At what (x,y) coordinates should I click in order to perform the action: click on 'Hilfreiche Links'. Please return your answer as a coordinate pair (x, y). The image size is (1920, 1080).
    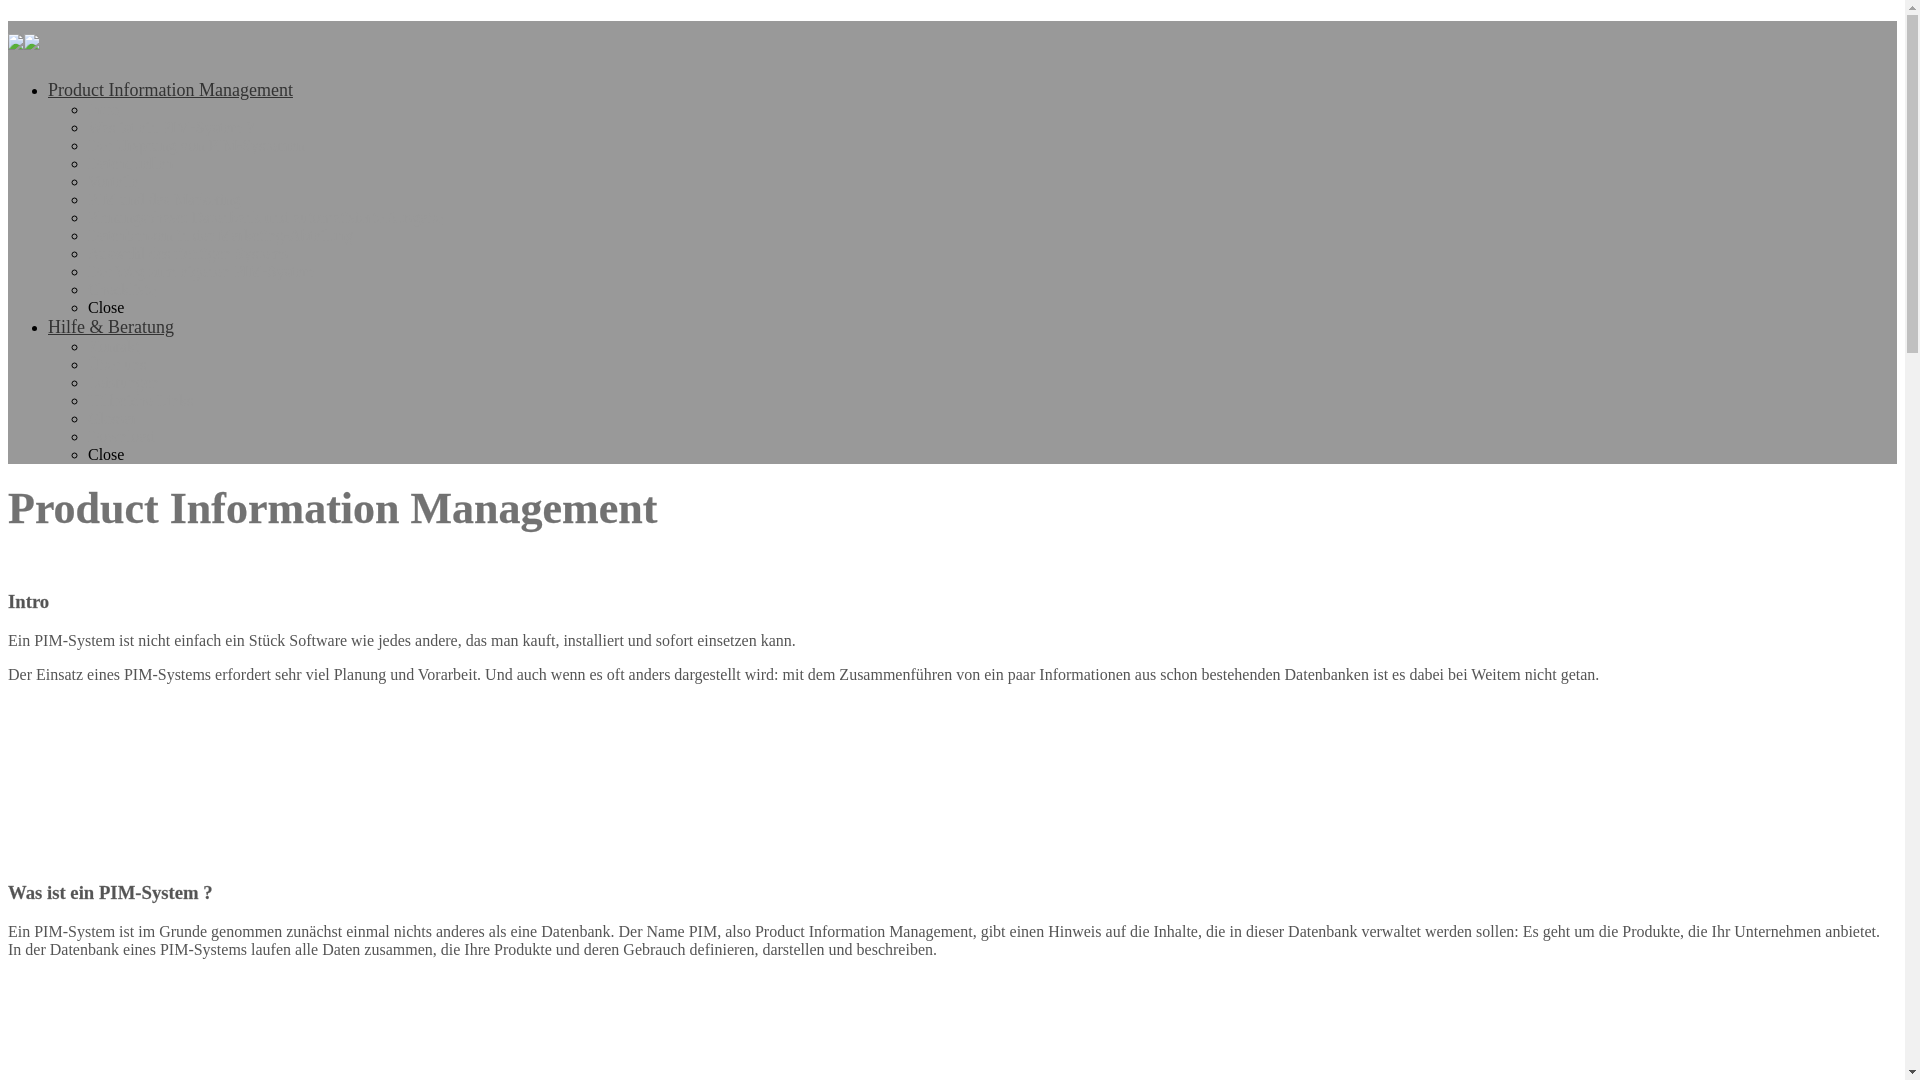
    Looking at the image, I should click on (139, 400).